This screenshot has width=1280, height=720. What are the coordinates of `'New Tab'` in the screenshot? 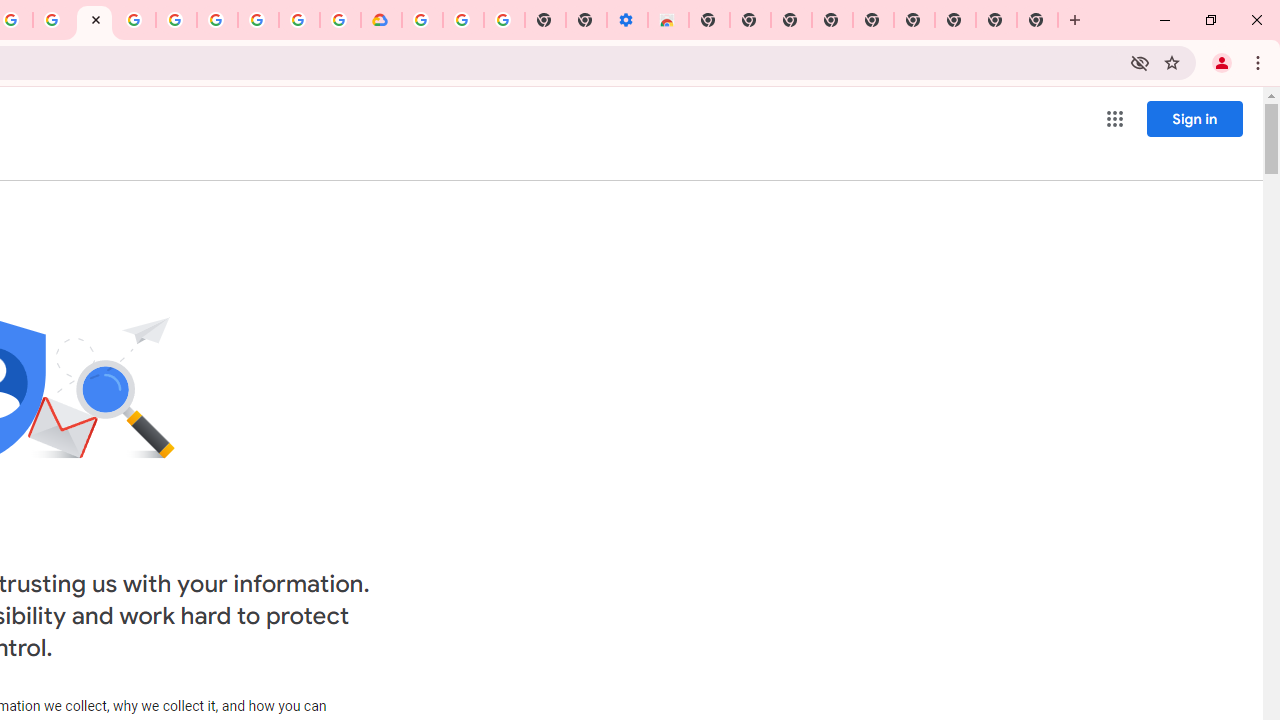 It's located at (1038, 20).